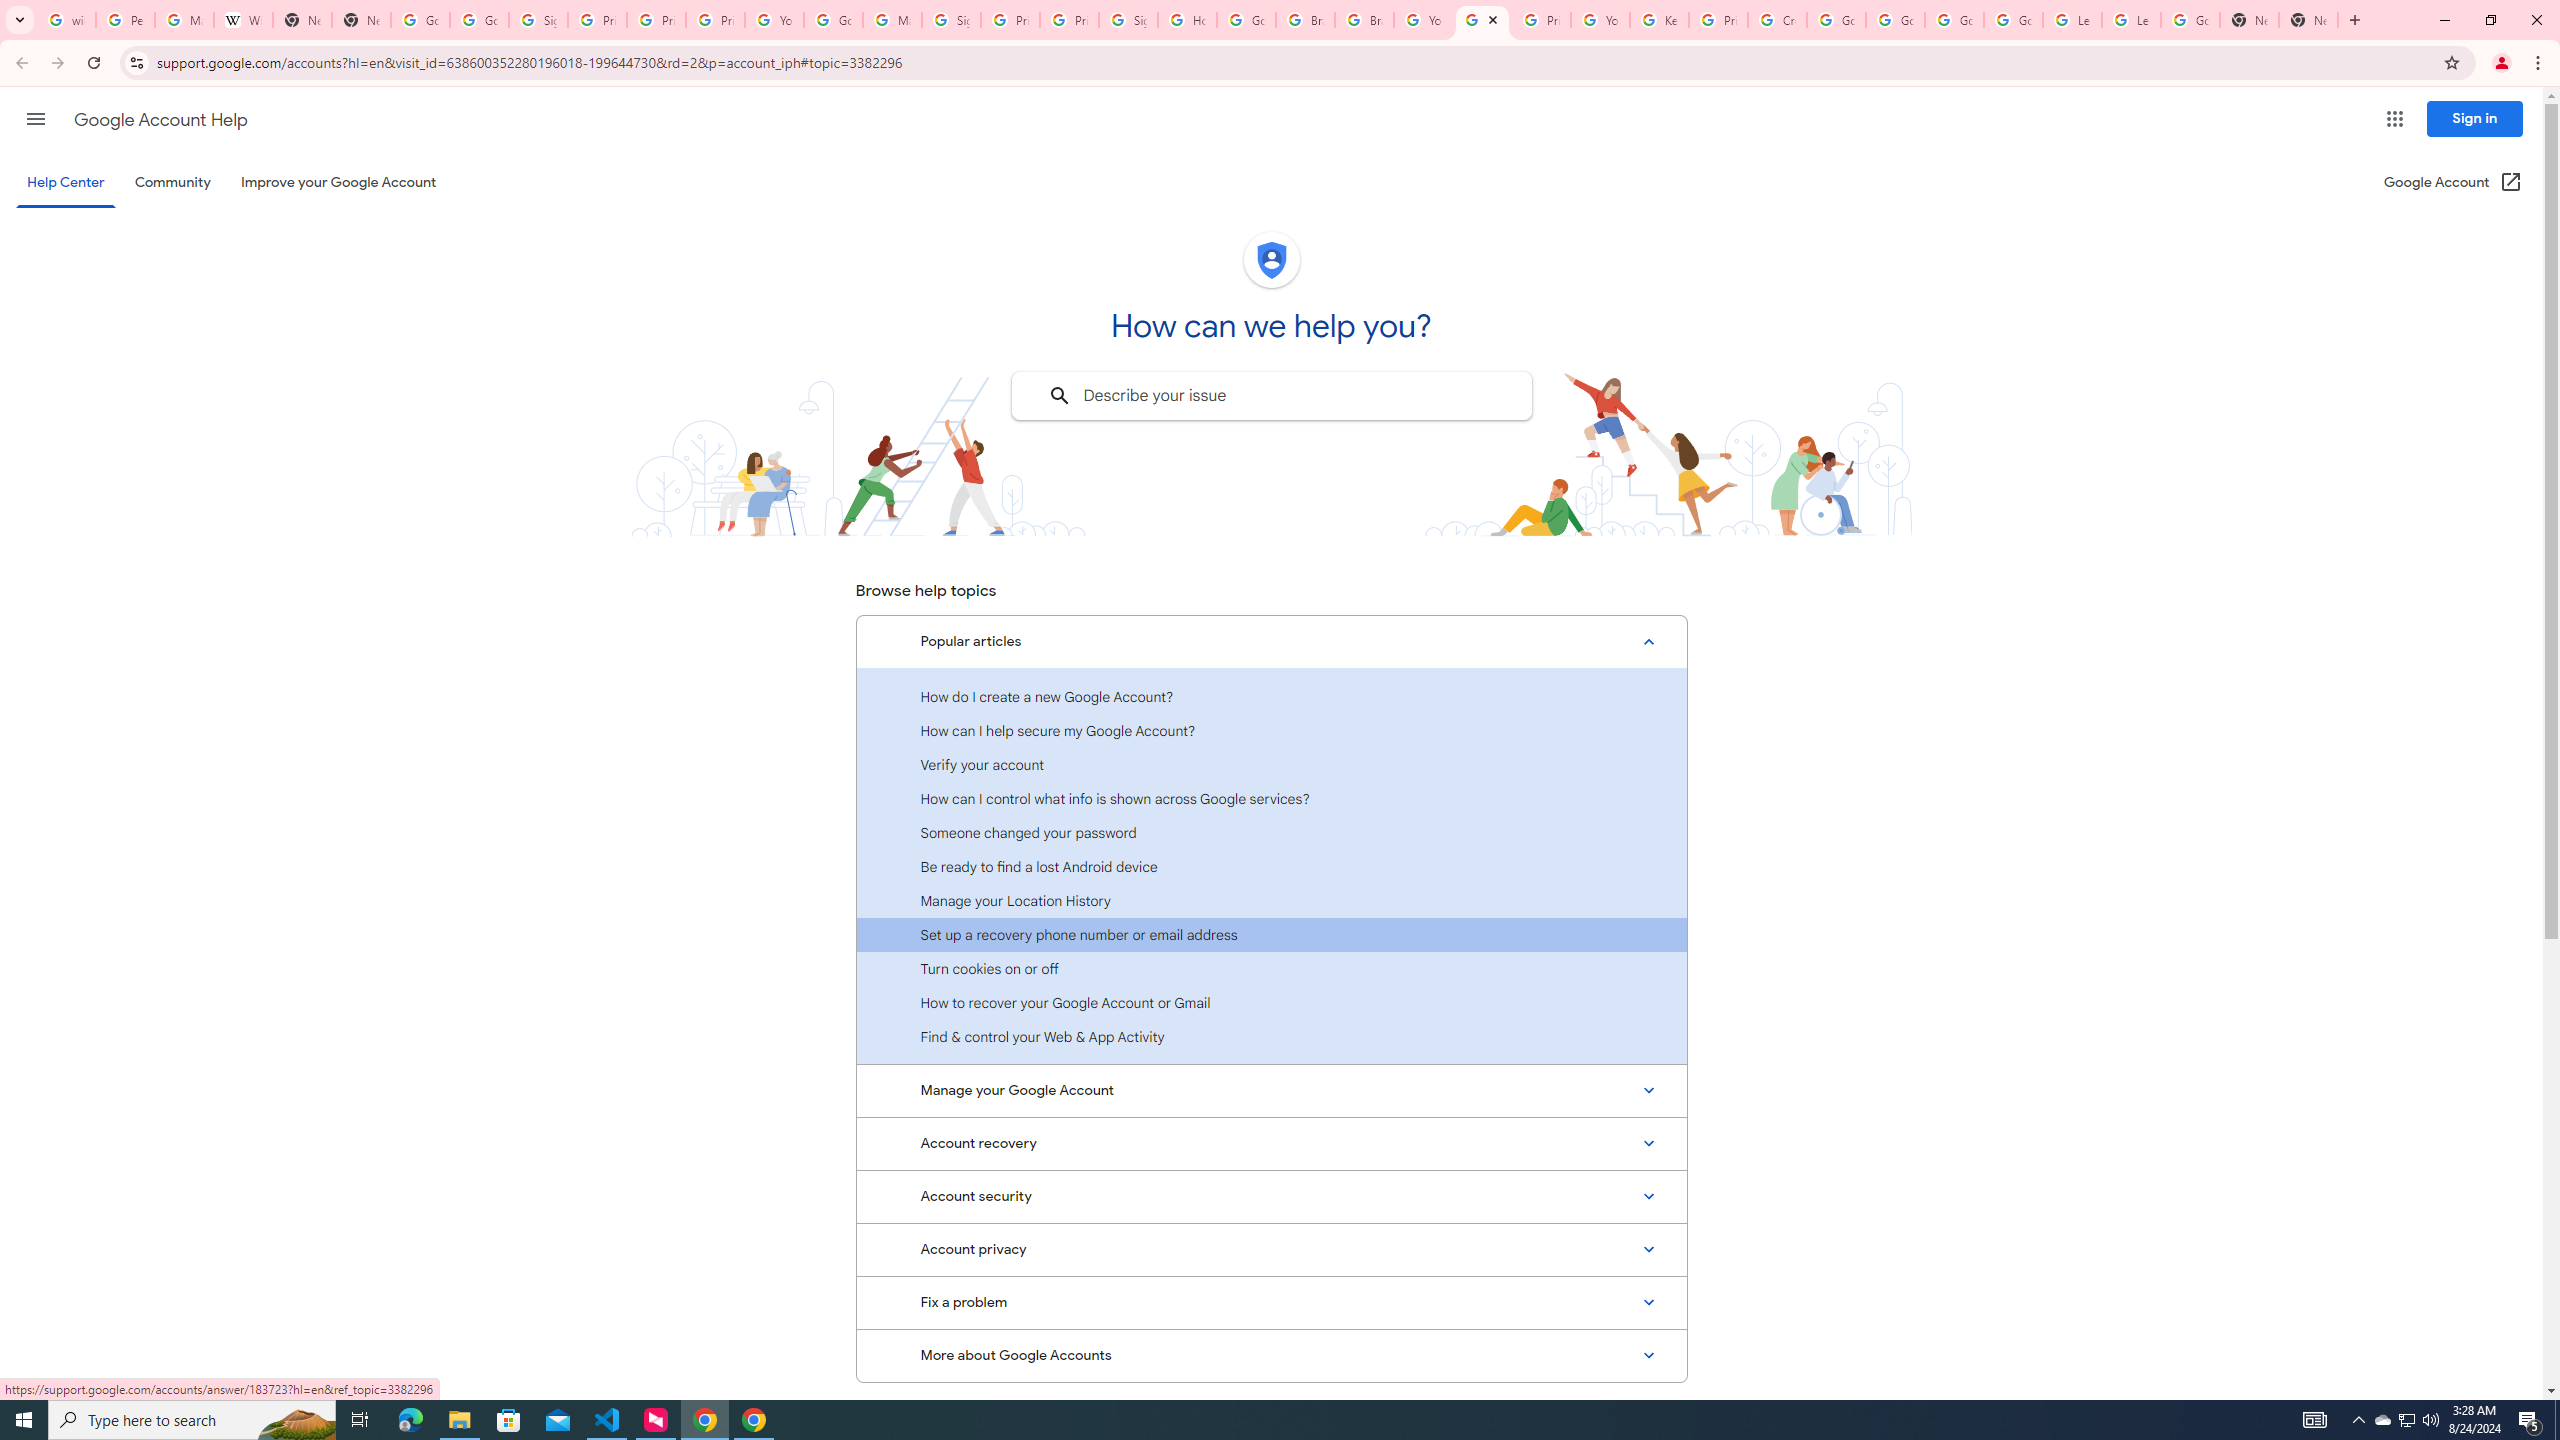  What do you see at coordinates (65, 181) in the screenshot?
I see `'Help Center'` at bounding box center [65, 181].